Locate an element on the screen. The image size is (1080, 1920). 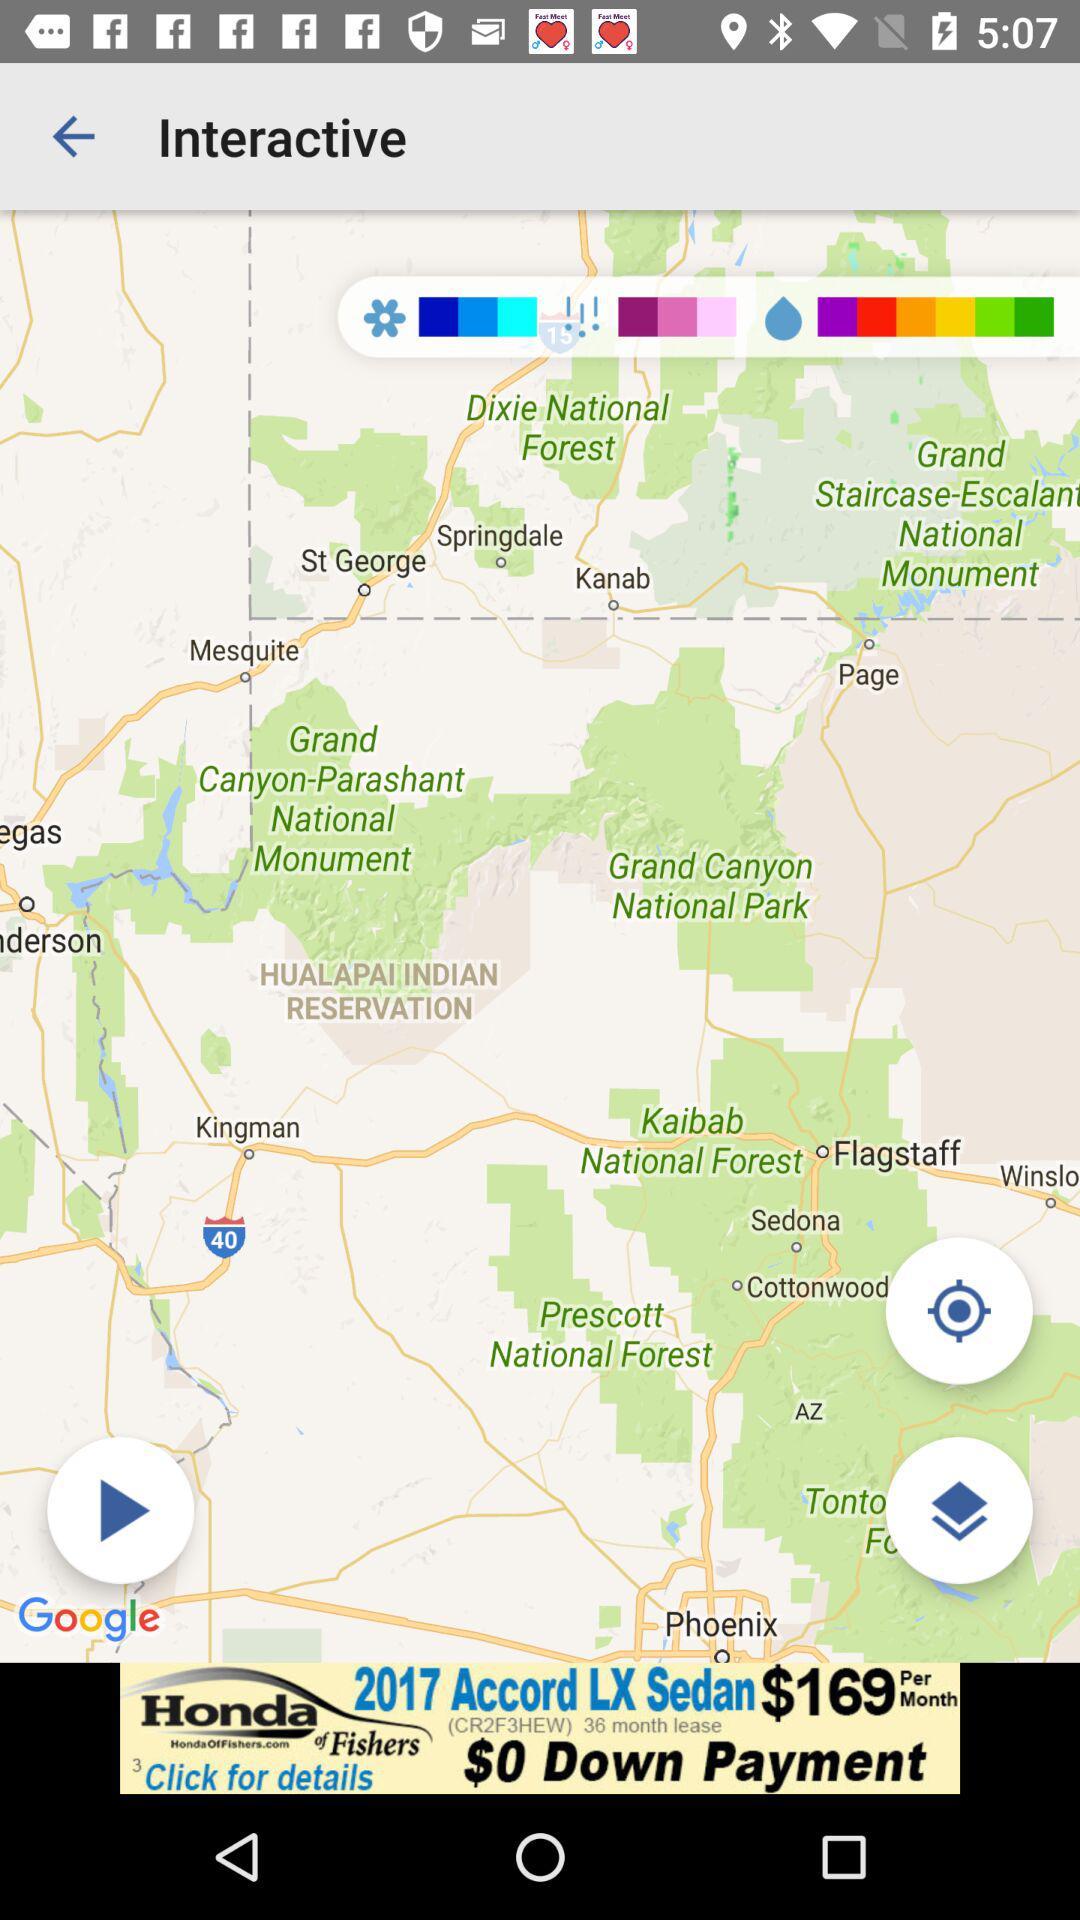
recenter is located at coordinates (958, 1310).